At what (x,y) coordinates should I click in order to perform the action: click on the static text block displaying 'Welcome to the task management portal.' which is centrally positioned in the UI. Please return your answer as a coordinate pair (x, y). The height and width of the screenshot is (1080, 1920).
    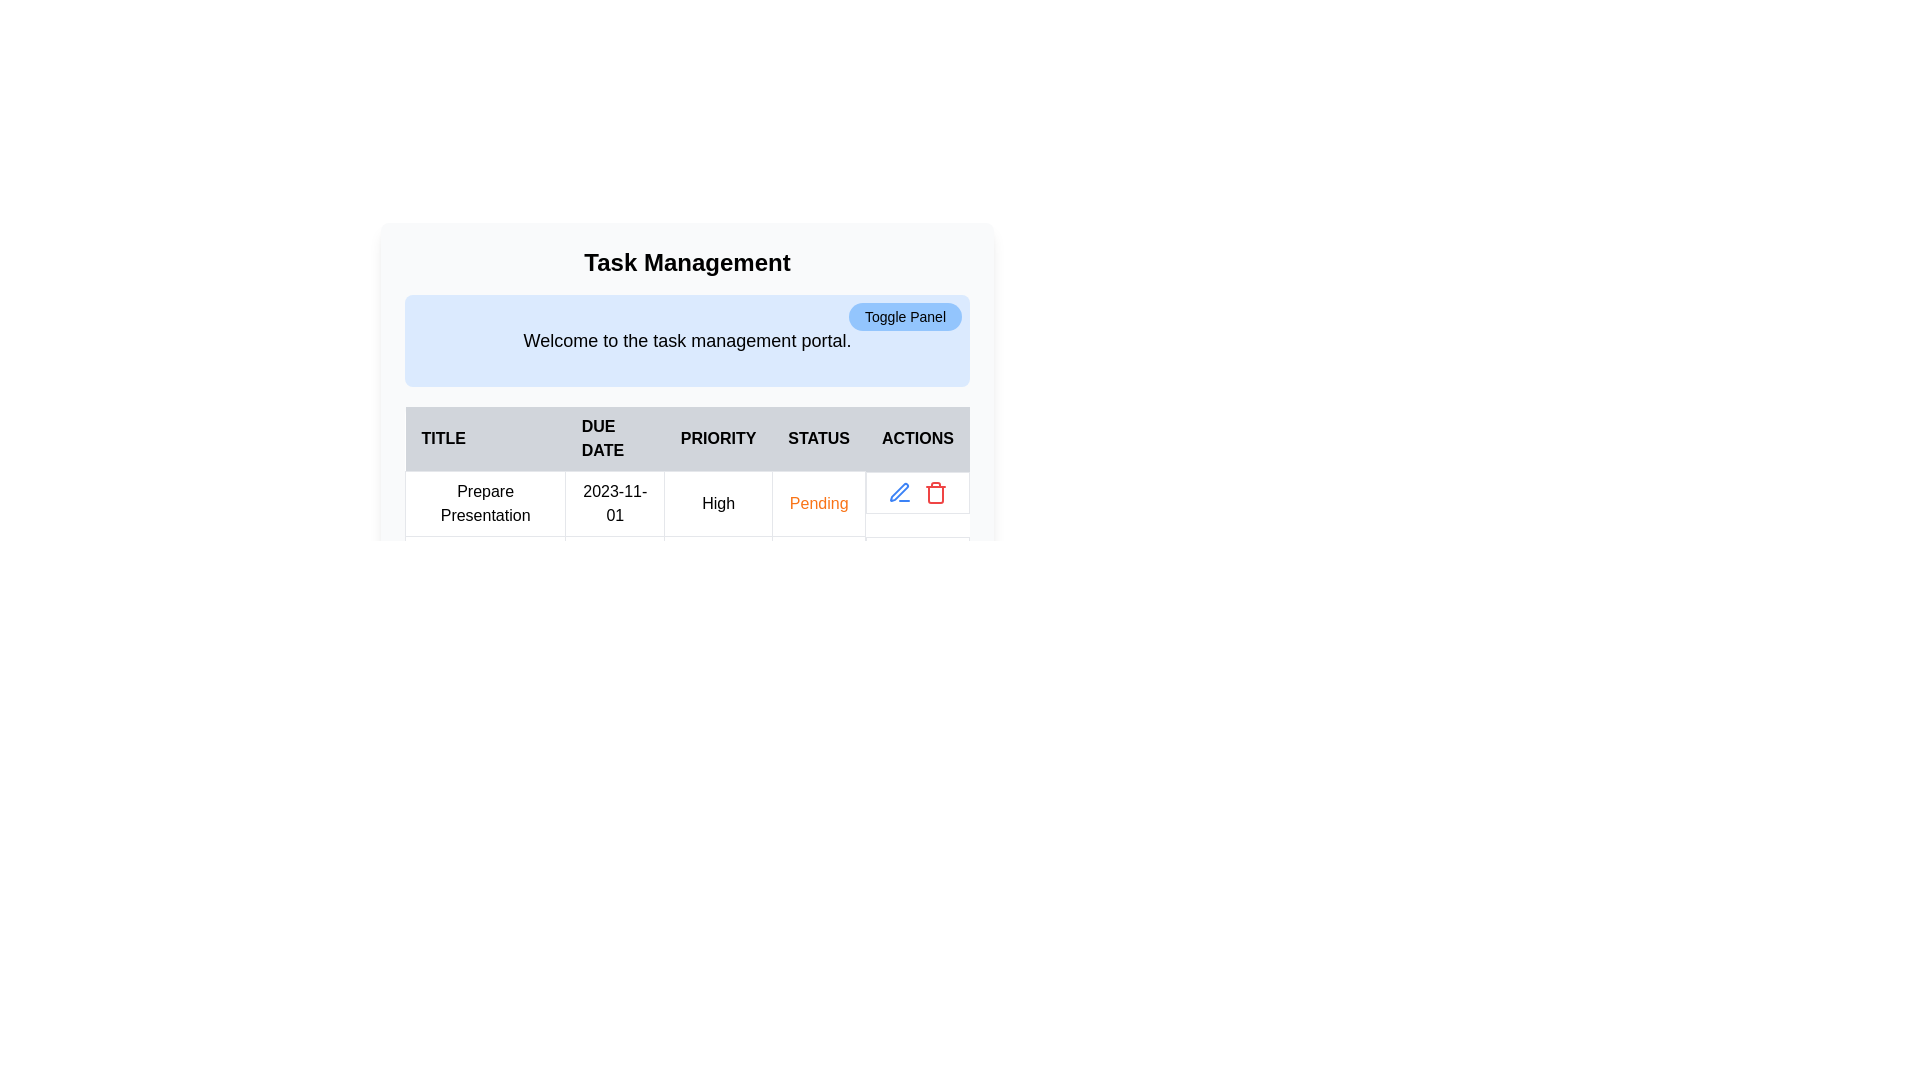
    Looking at the image, I should click on (687, 339).